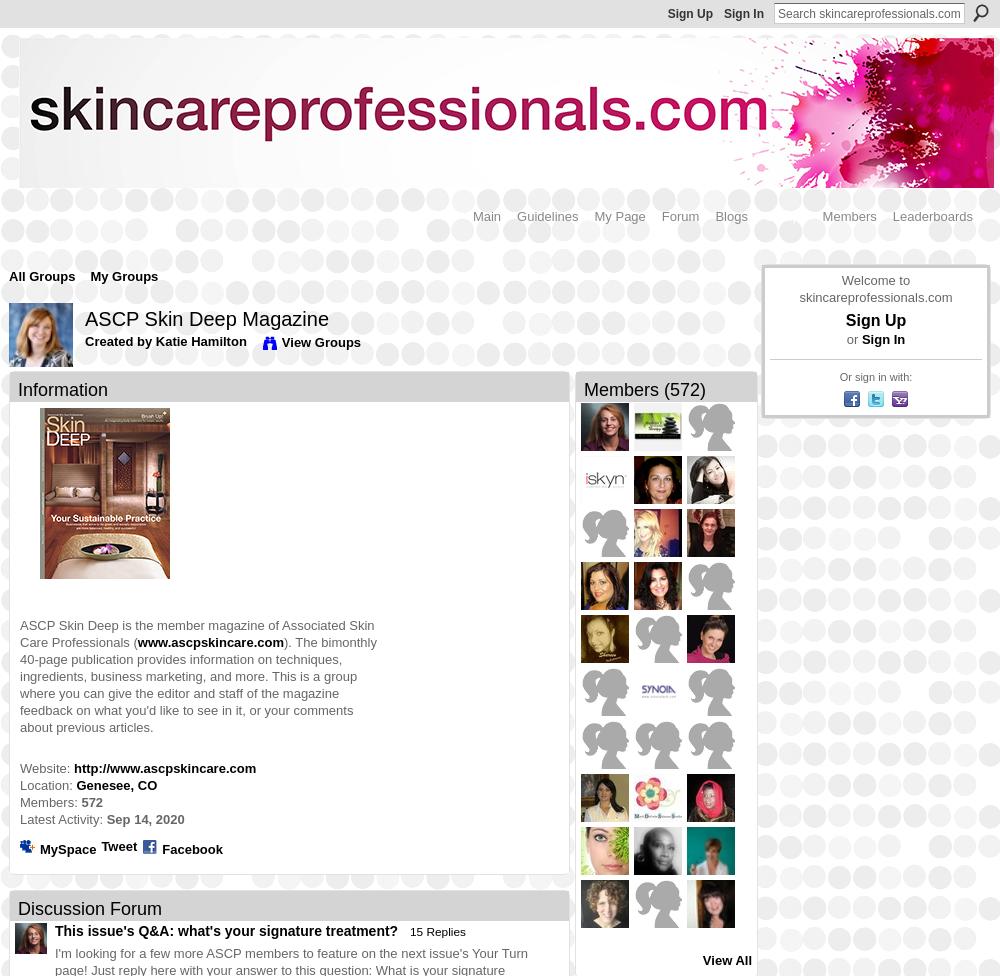 The width and height of the screenshot is (1000, 976). I want to click on 'Blogs', so click(714, 214).